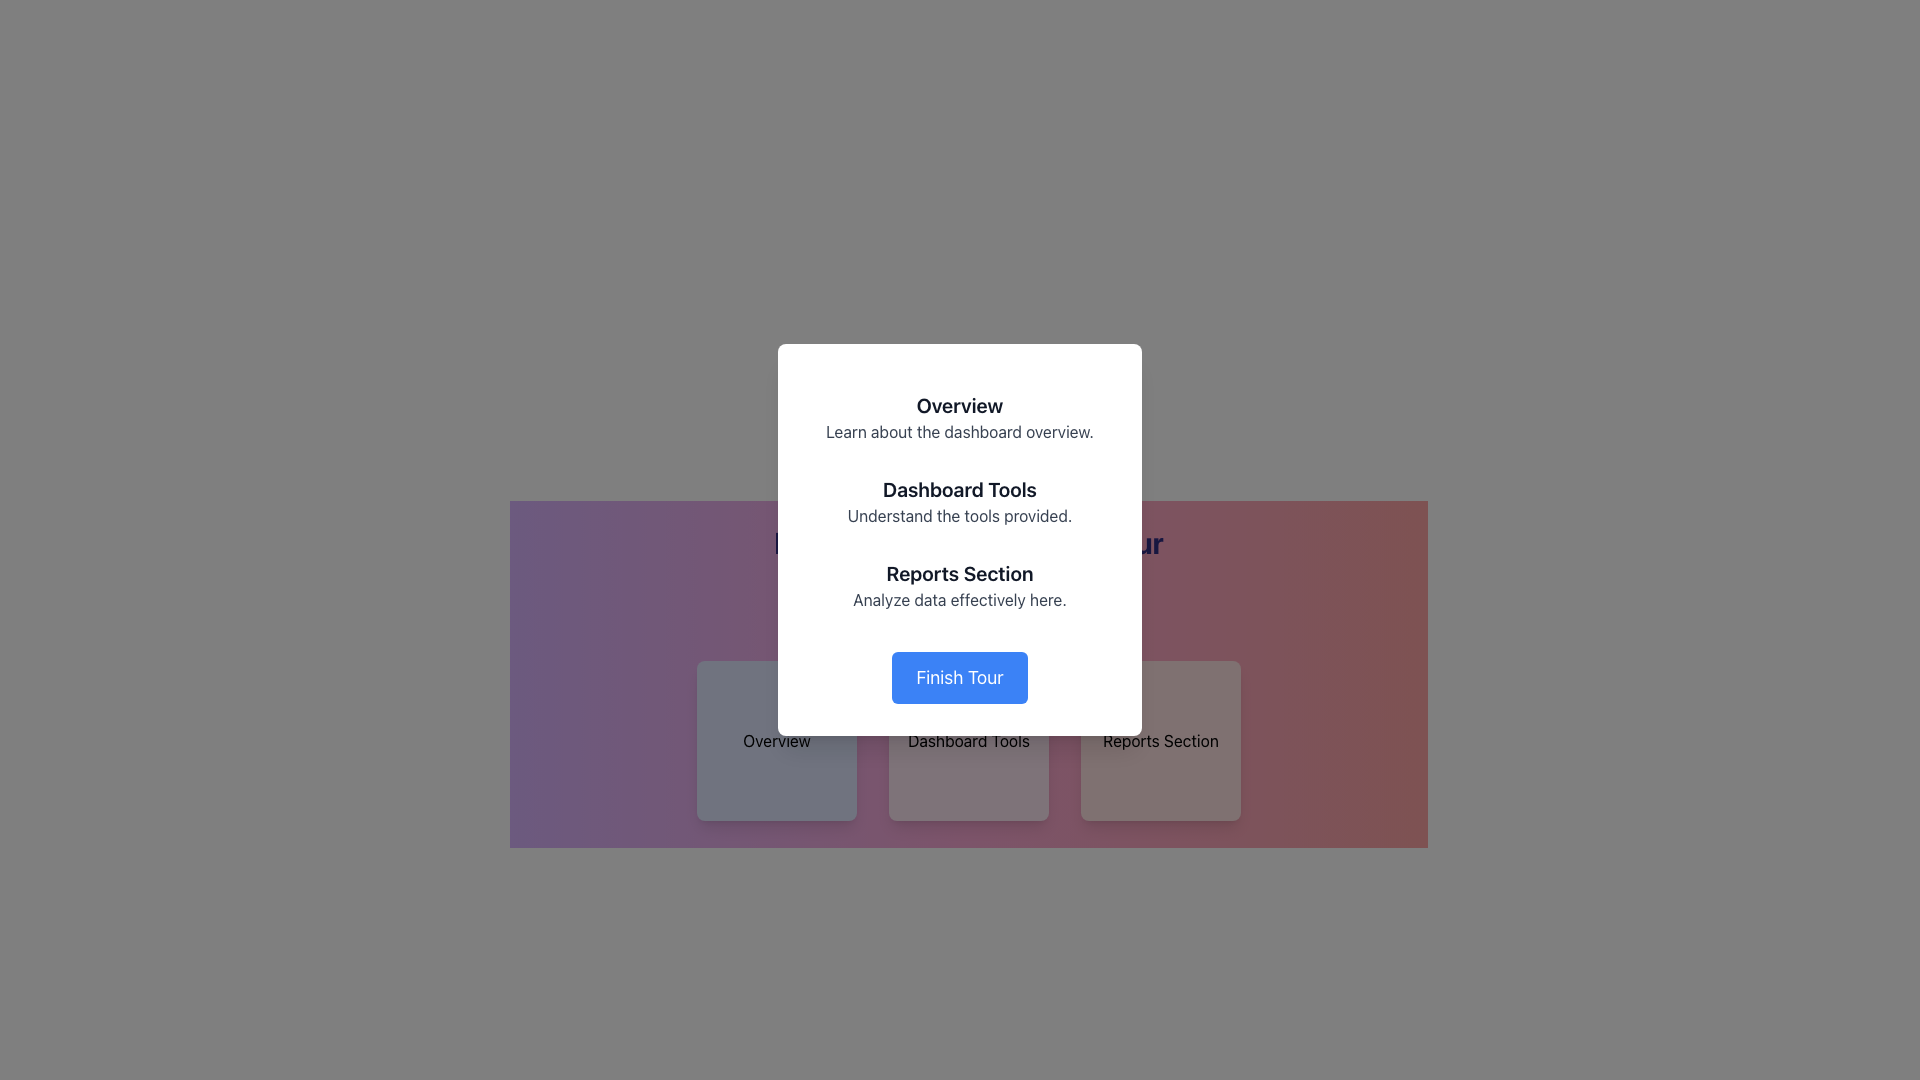 This screenshot has width=1920, height=1080. What do you see at coordinates (969, 574) in the screenshot?
I see `the static text element that says 'Learn to navigate the app with ease.' styled in indigo within a centered white card` at bounding box center [969, 574].